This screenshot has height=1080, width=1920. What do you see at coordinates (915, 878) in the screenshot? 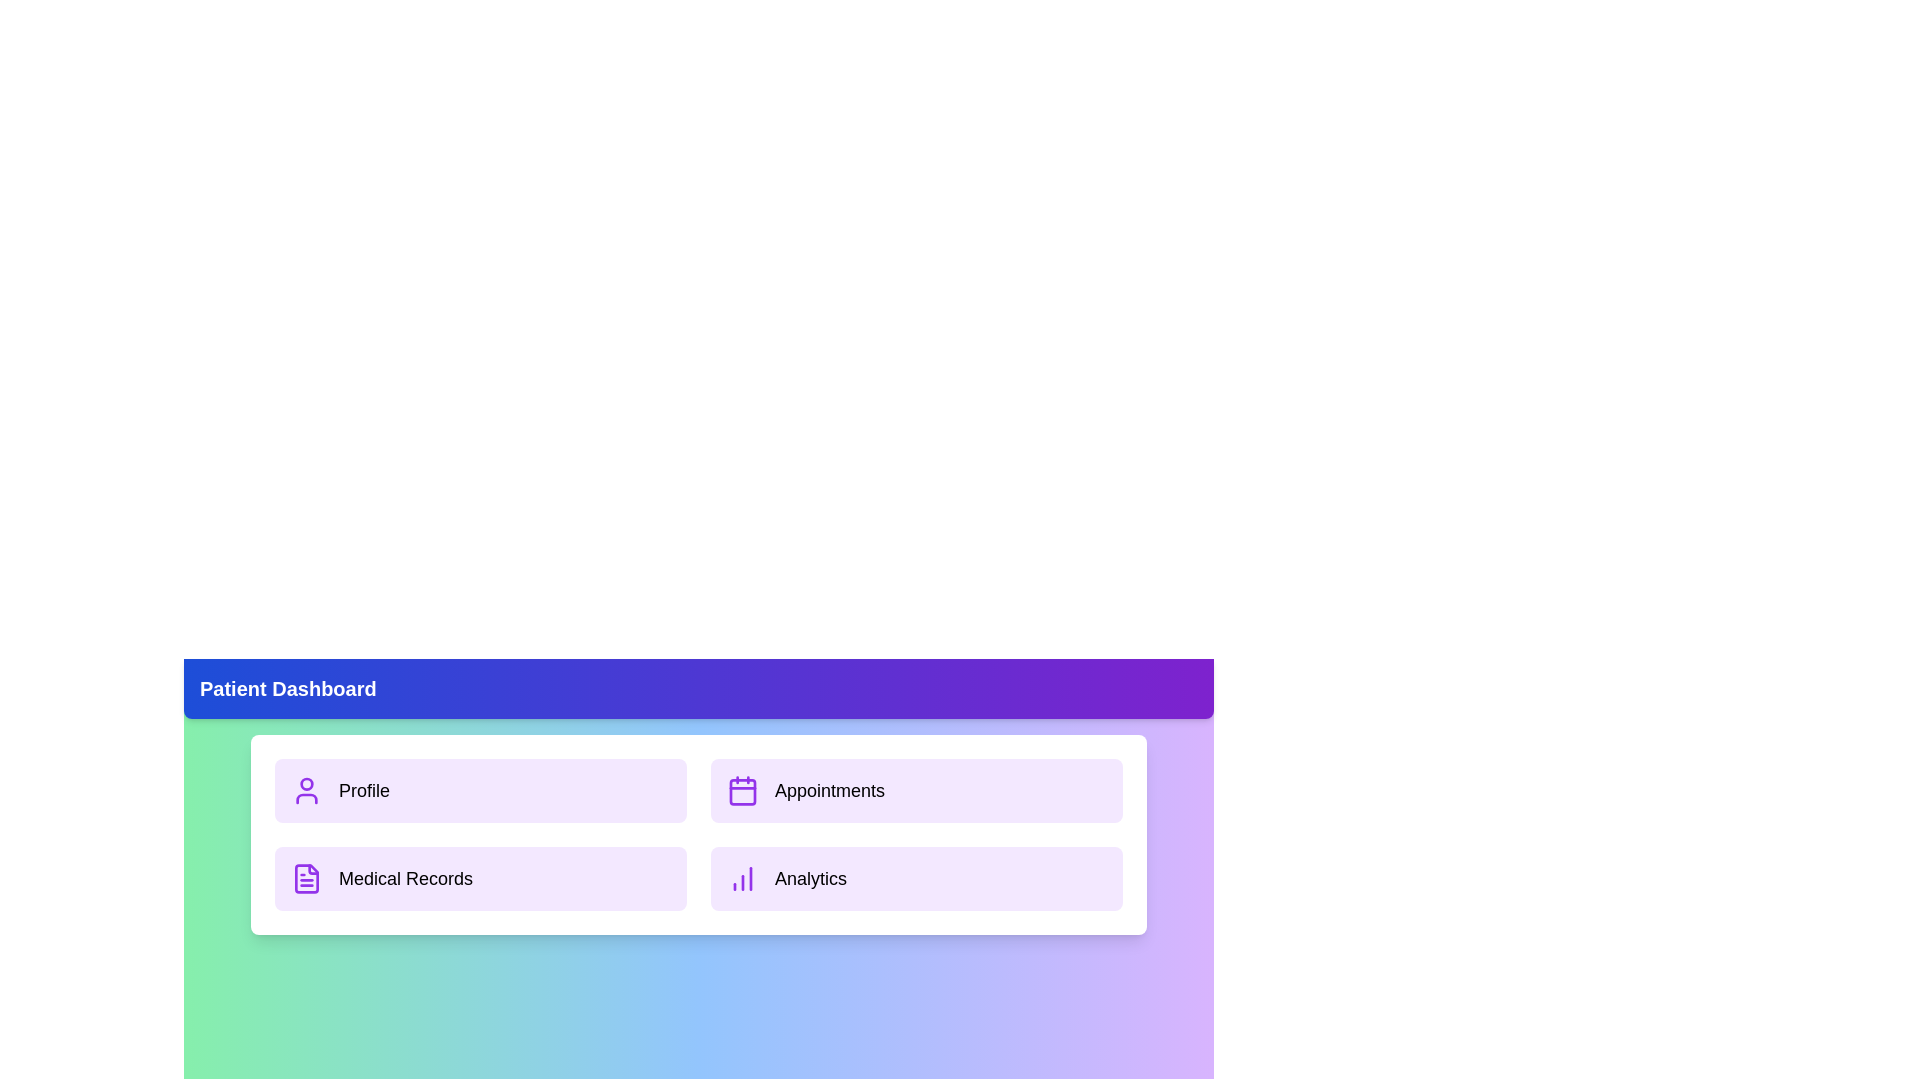
I see `the 'Analytics' section` at bounding box center [915, 878].